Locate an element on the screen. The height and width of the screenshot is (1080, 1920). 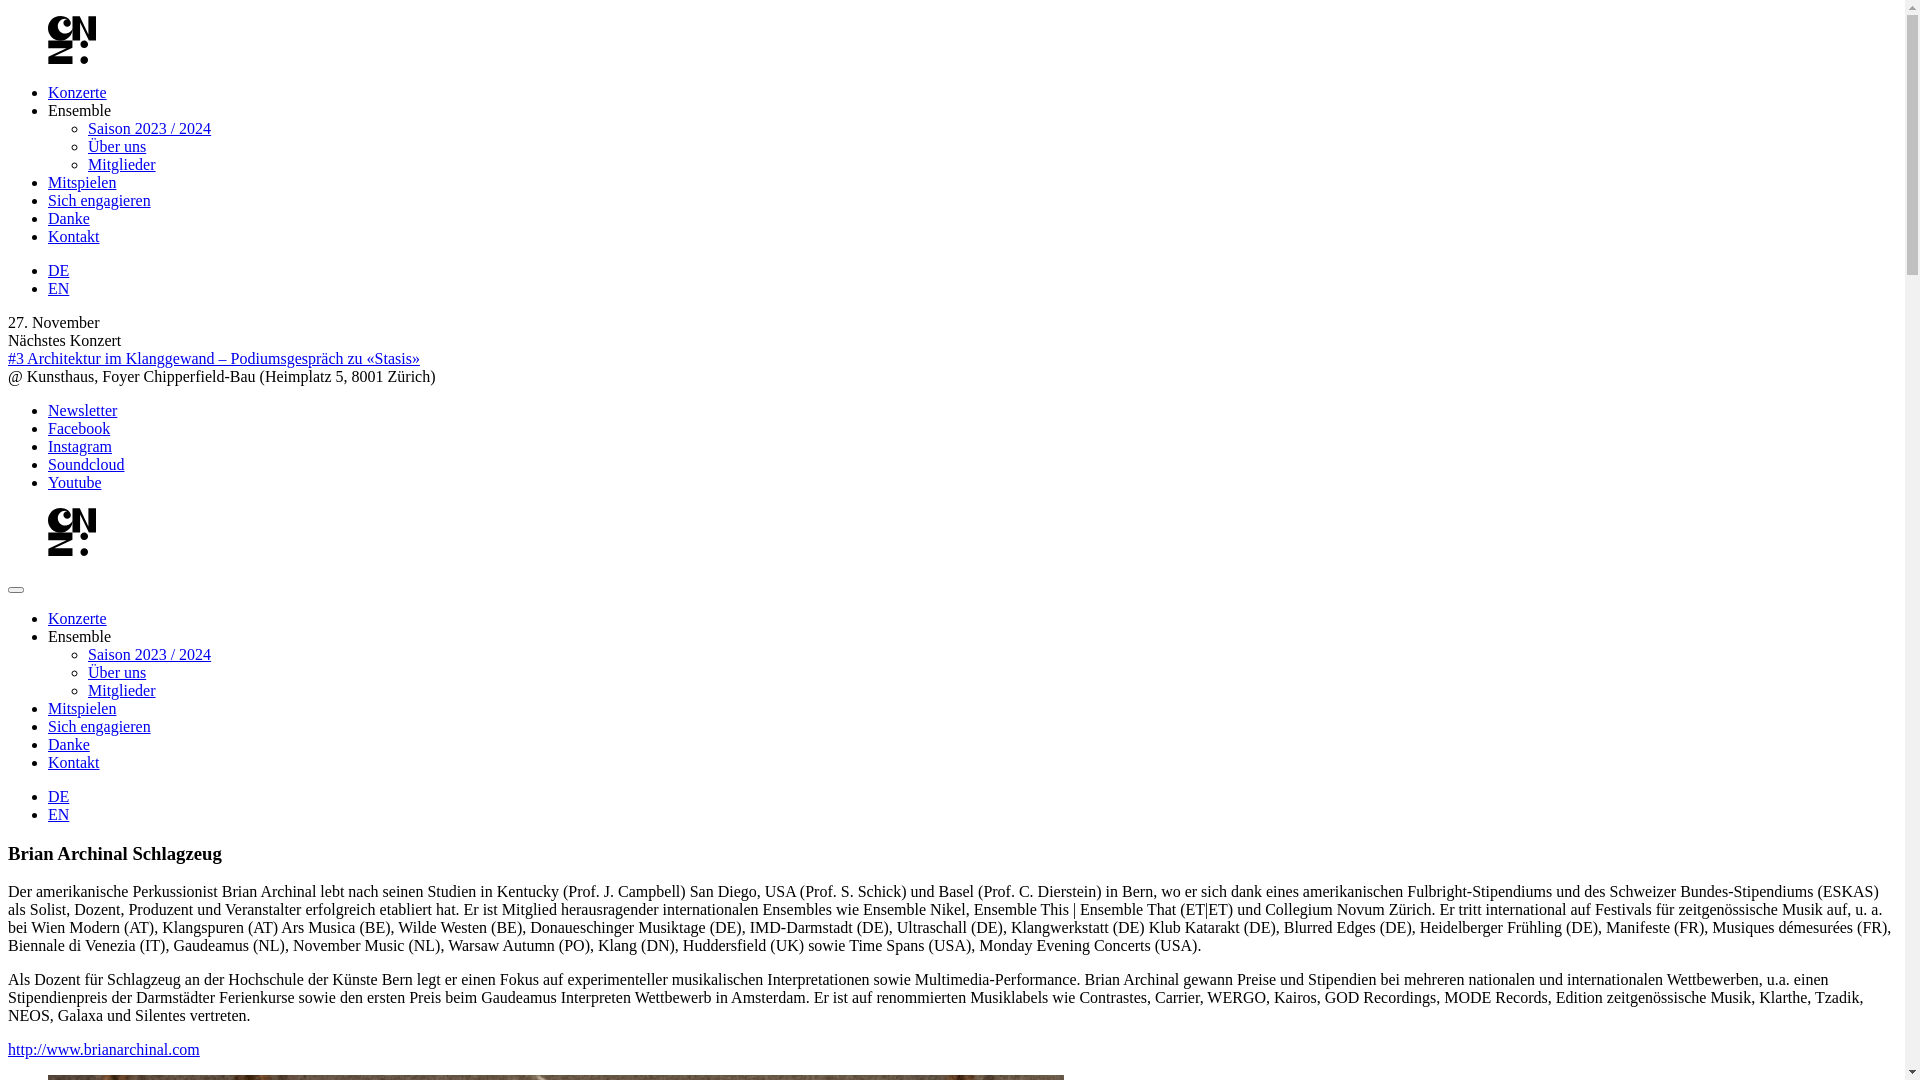
'Youtube' is located at coordinates (75, 482).